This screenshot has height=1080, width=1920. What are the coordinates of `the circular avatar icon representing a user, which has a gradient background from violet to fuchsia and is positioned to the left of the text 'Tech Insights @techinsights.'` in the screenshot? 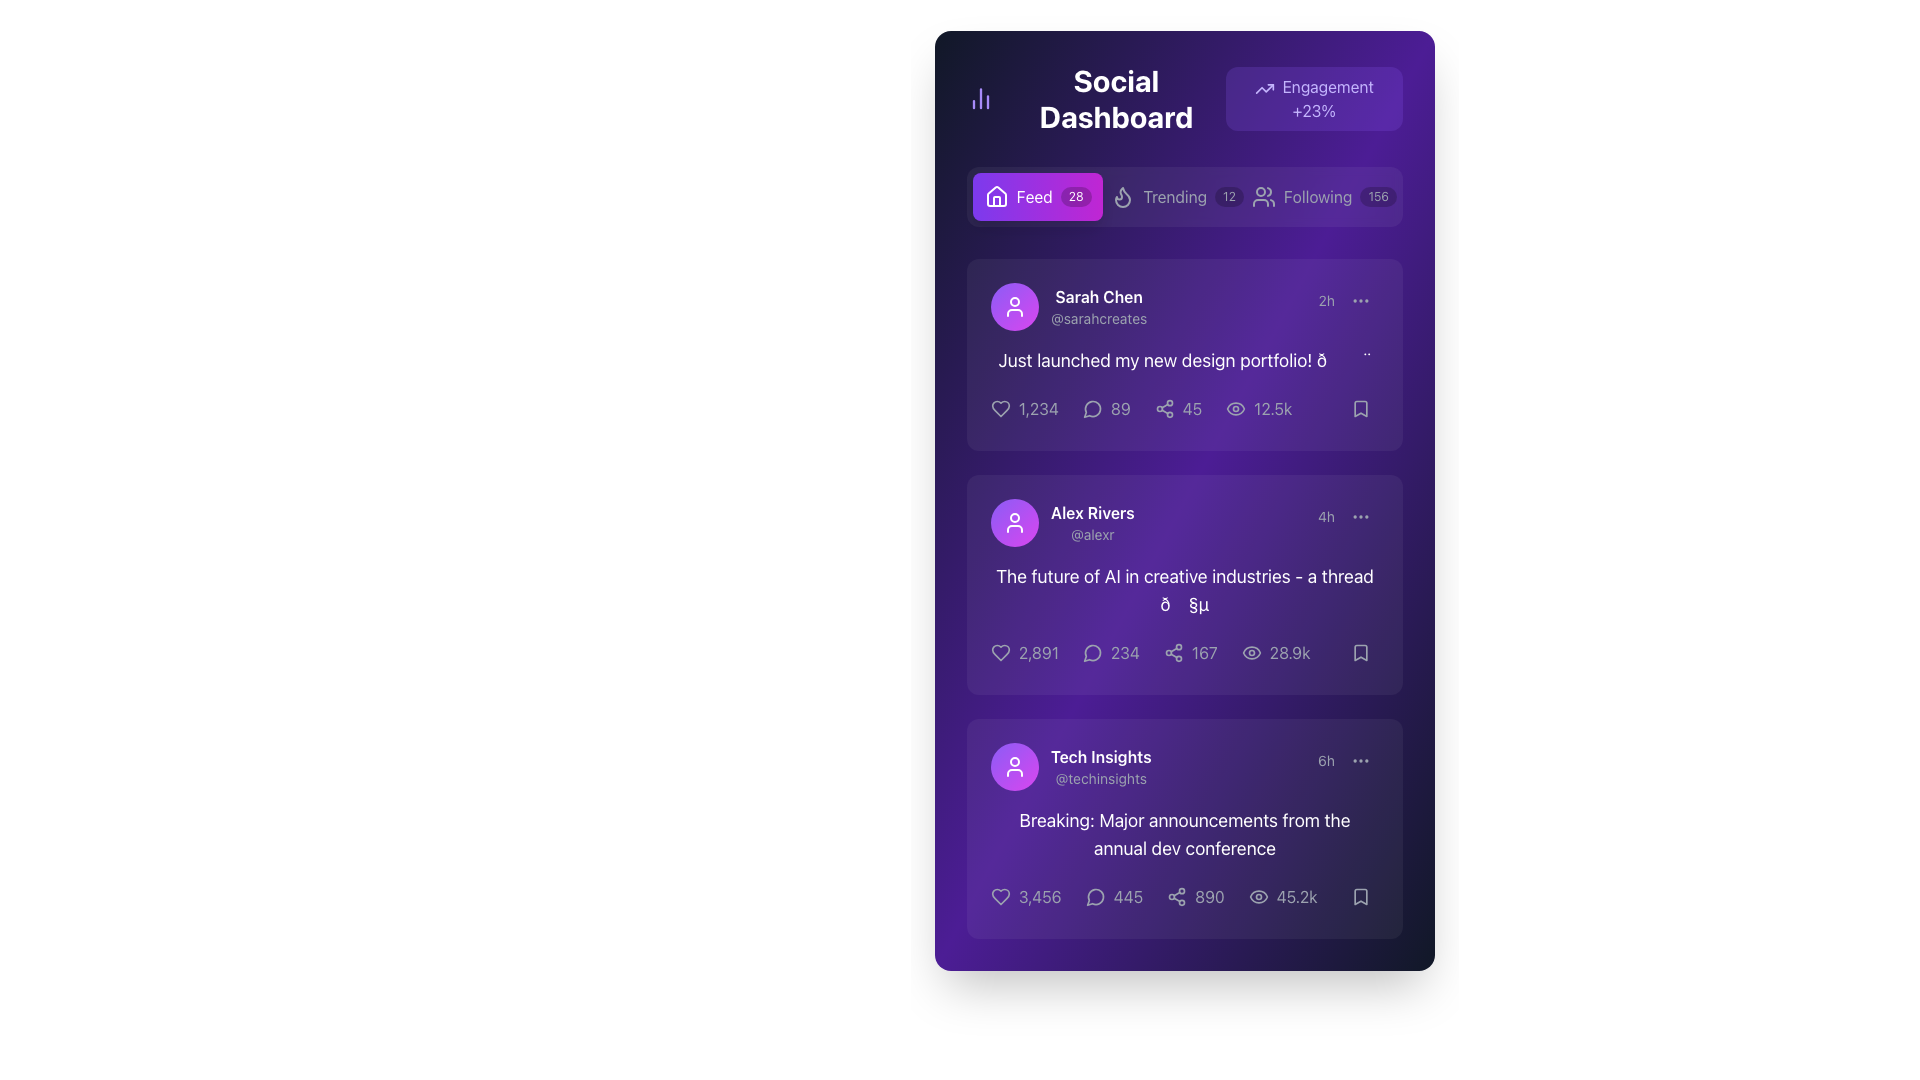 It's located at (1014, 766).